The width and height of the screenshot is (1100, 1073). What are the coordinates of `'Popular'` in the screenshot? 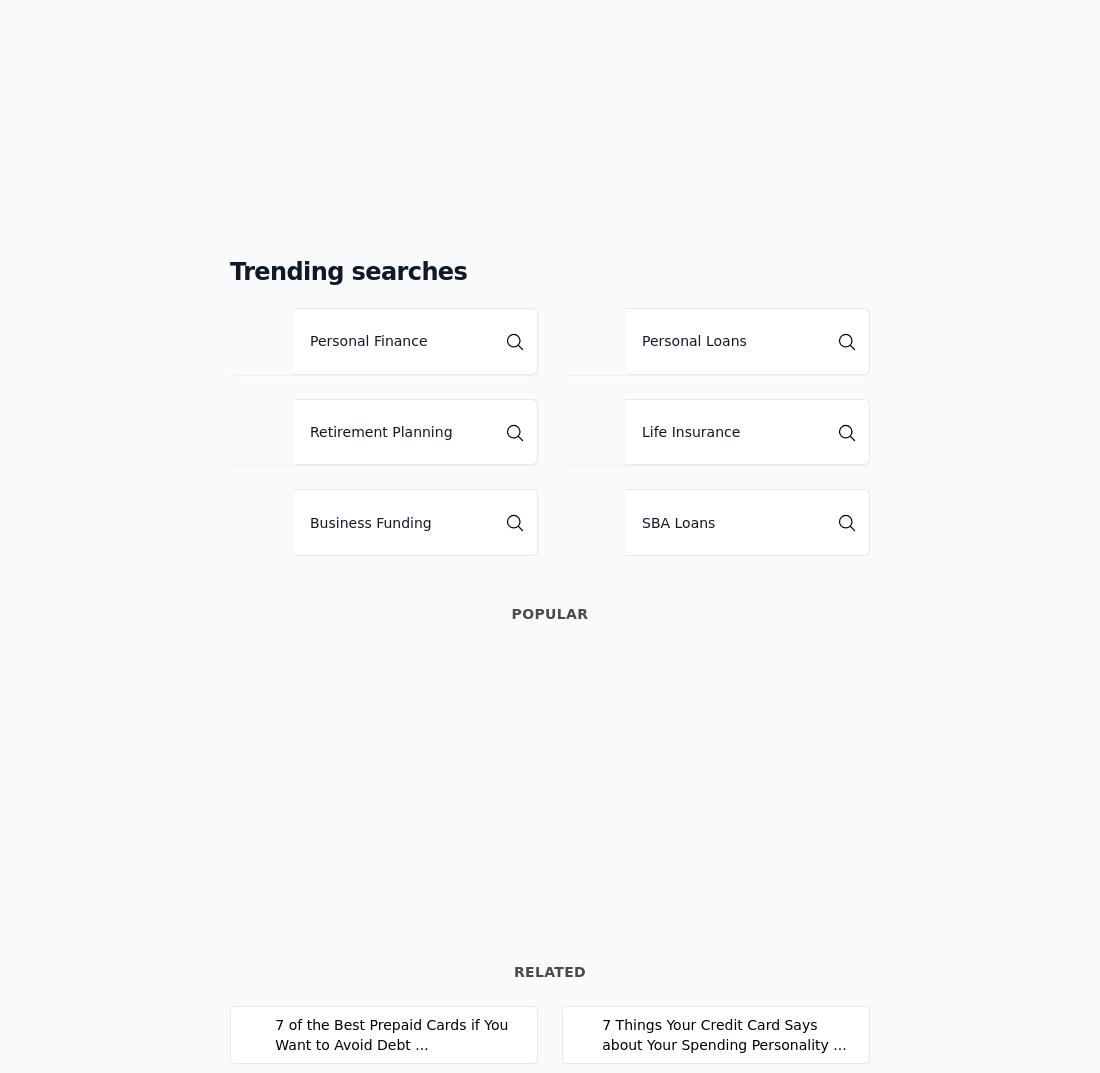 It's located at (510, 612).